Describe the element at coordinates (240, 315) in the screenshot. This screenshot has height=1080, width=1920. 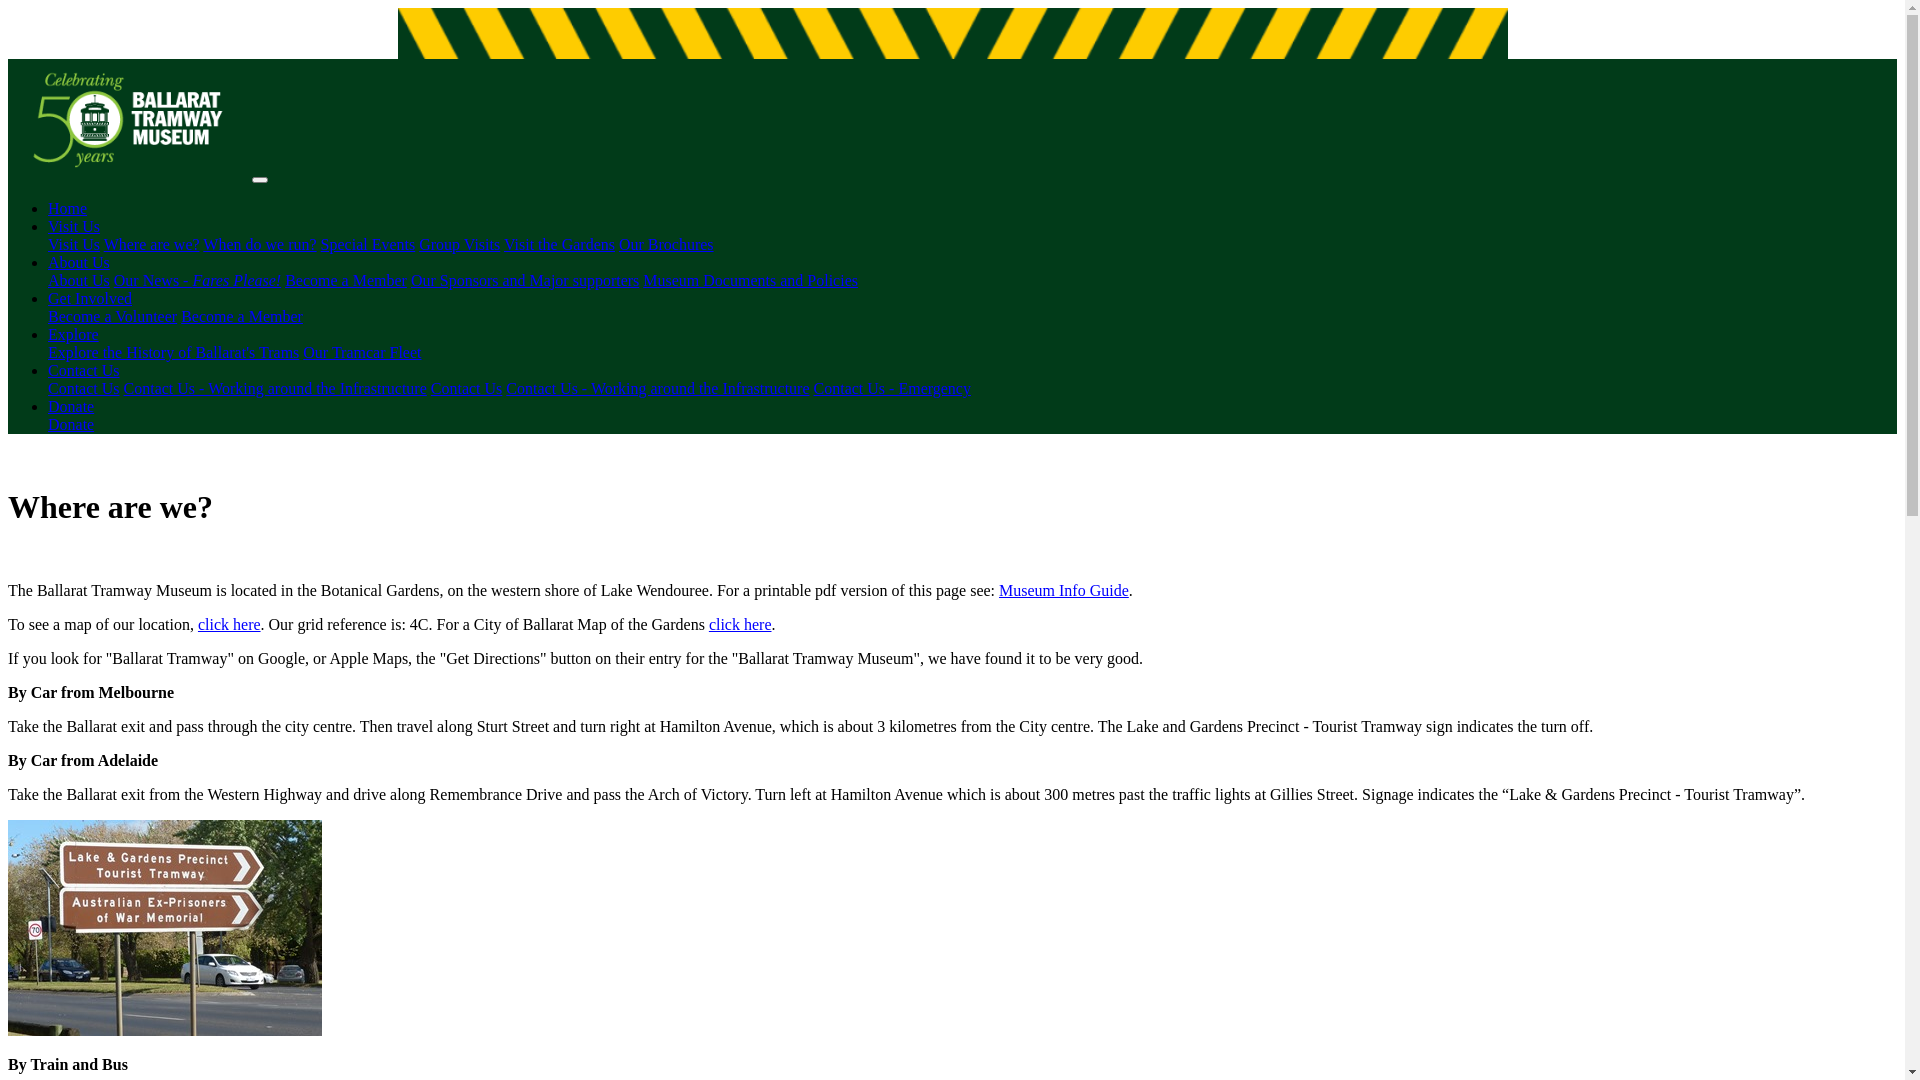
I see `'Become a Member'` at that location.